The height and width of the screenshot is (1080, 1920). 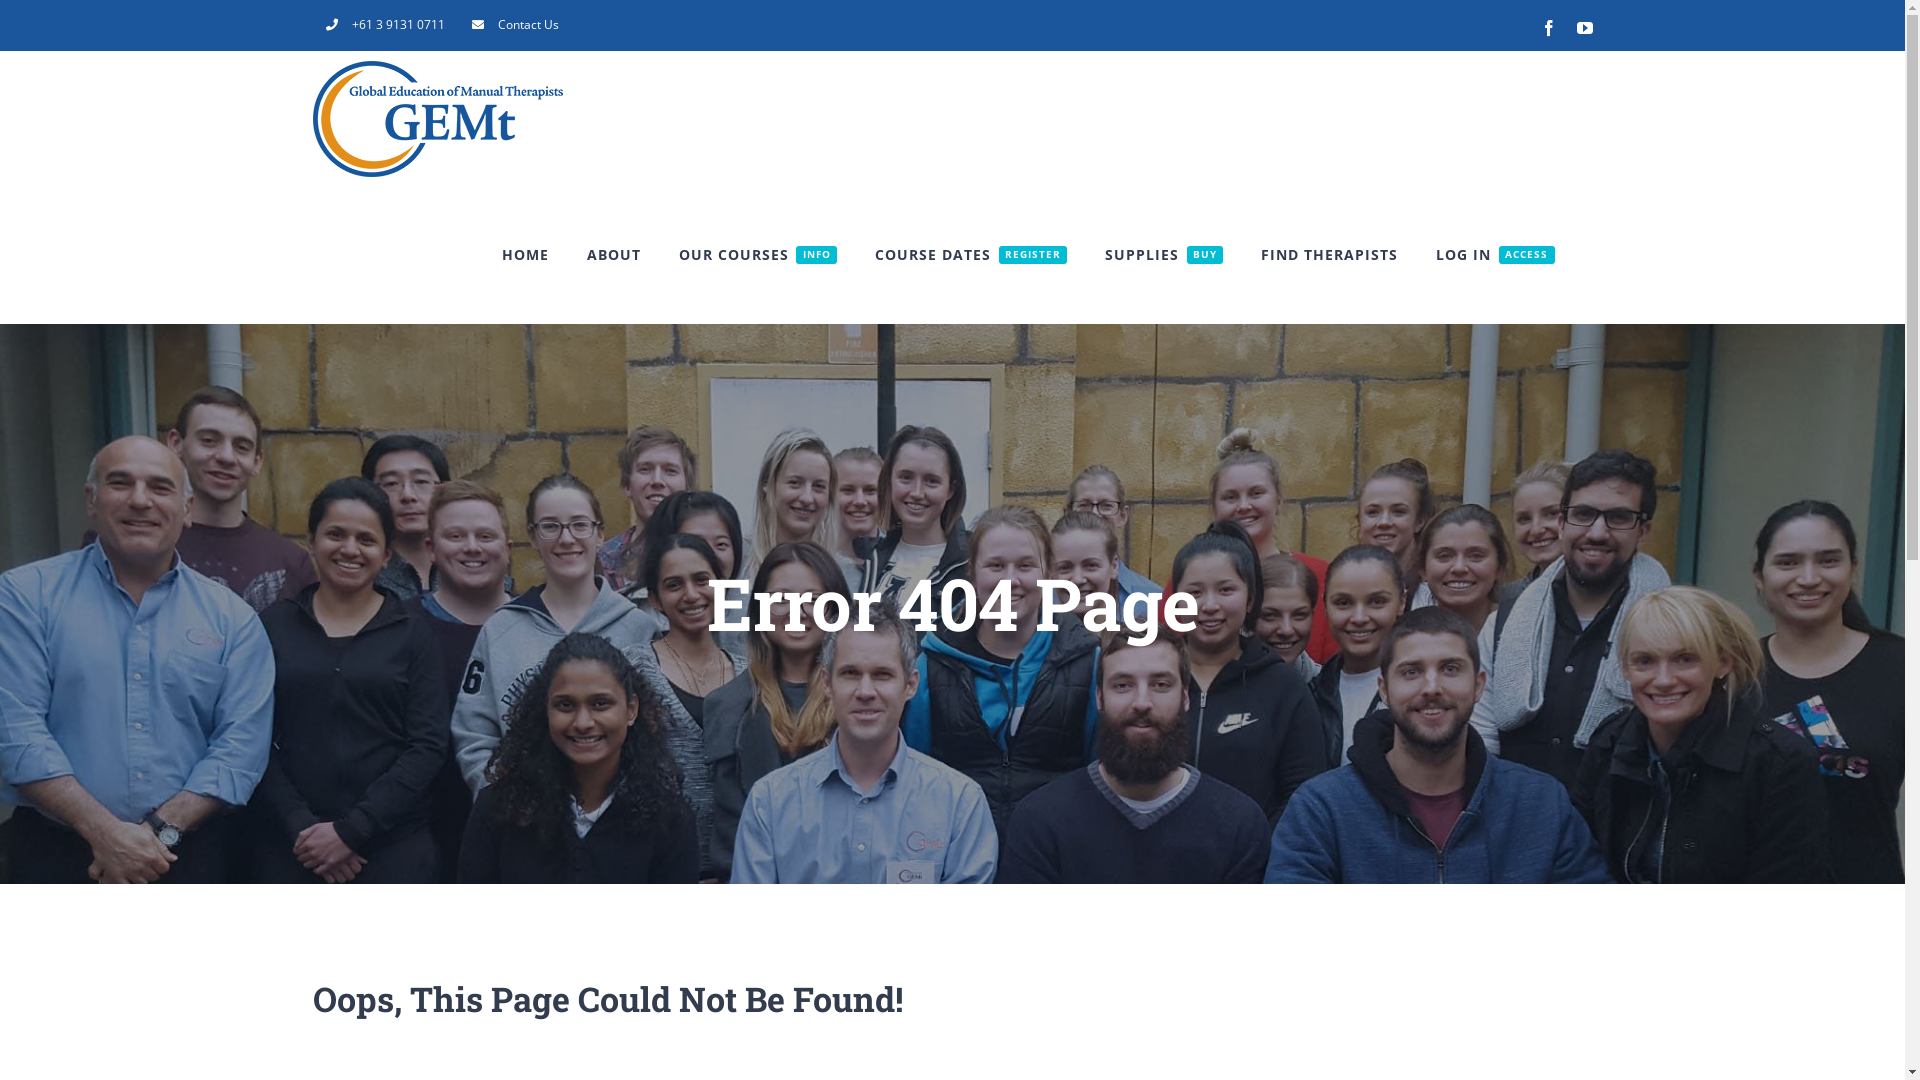 I want to click on 'SUPPLIES, so click(x=1103, y=253).